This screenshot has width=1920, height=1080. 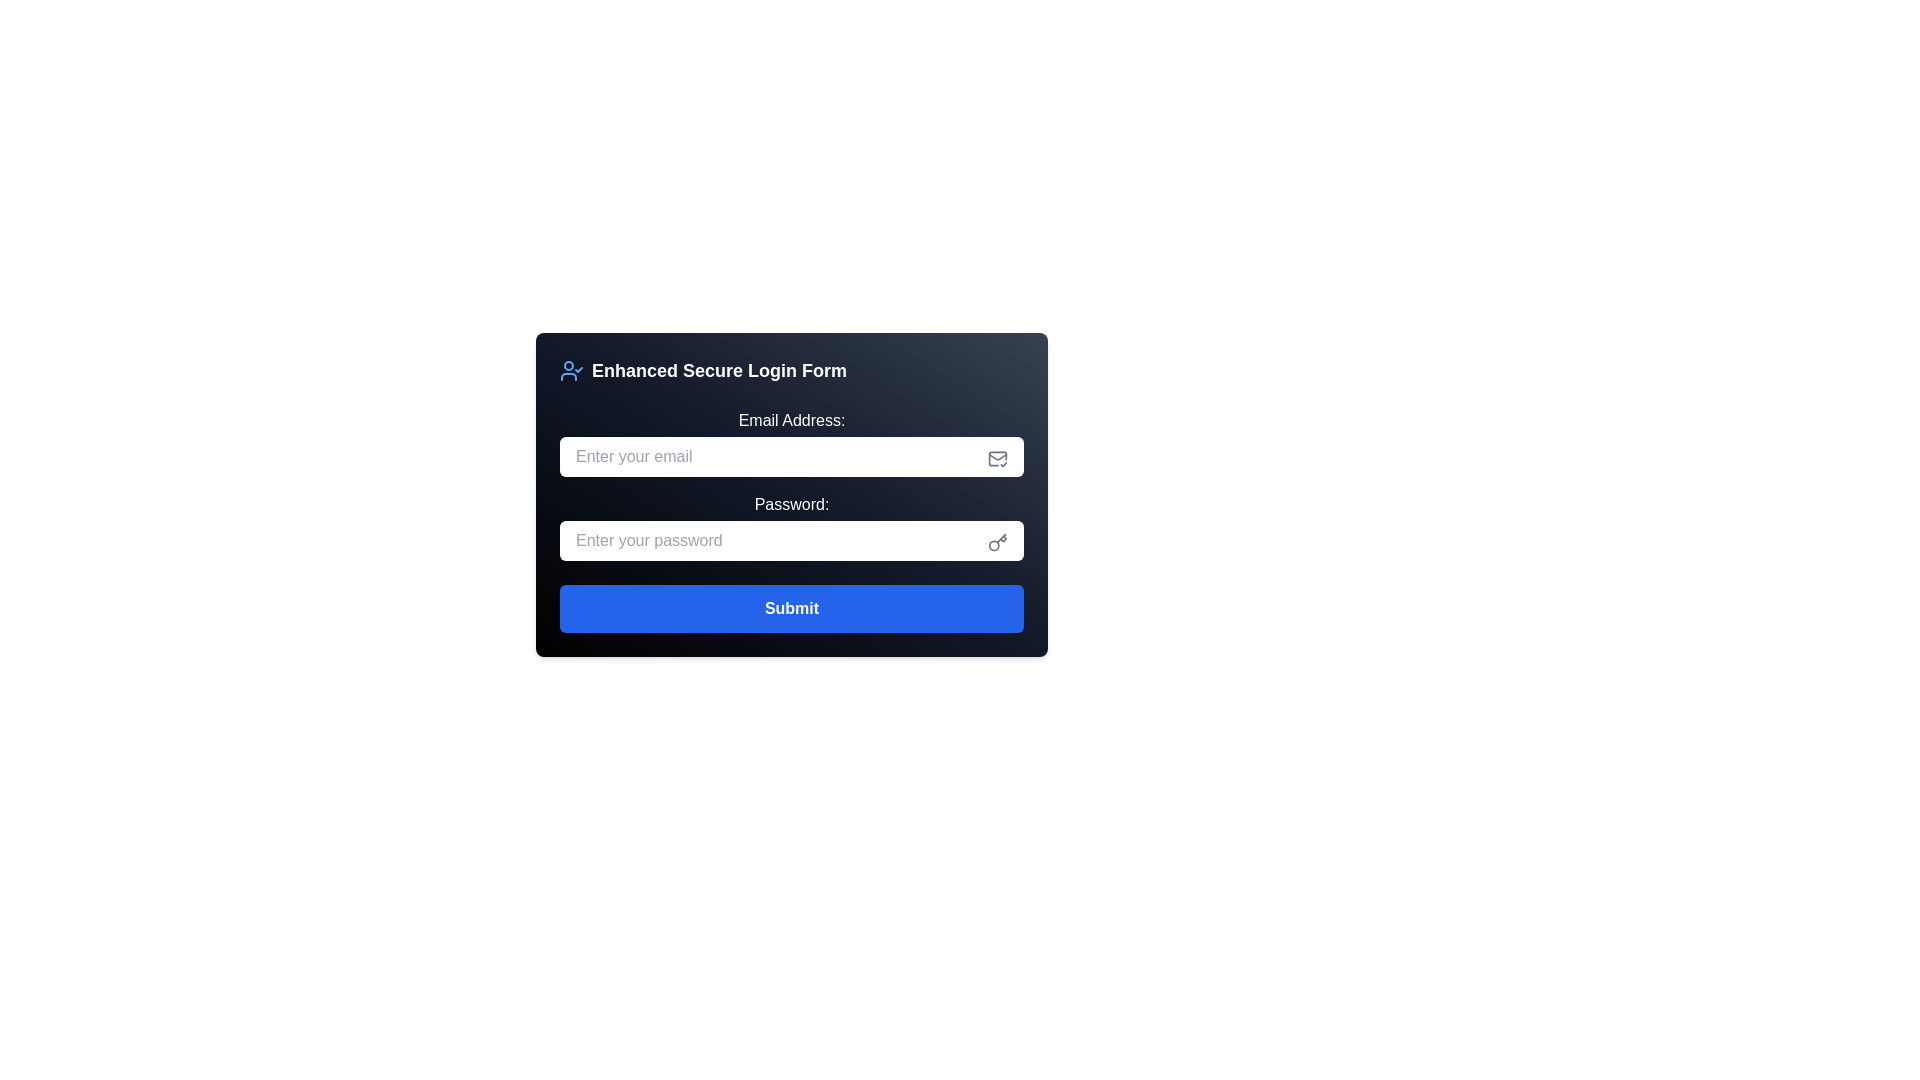 What do you see at coordinates (994, 545) in the screenshot?
I see `the SVG circle element representing the key icon, which is positioned directly to the right of the 'Password' text field` at bounding box center [994, 545].